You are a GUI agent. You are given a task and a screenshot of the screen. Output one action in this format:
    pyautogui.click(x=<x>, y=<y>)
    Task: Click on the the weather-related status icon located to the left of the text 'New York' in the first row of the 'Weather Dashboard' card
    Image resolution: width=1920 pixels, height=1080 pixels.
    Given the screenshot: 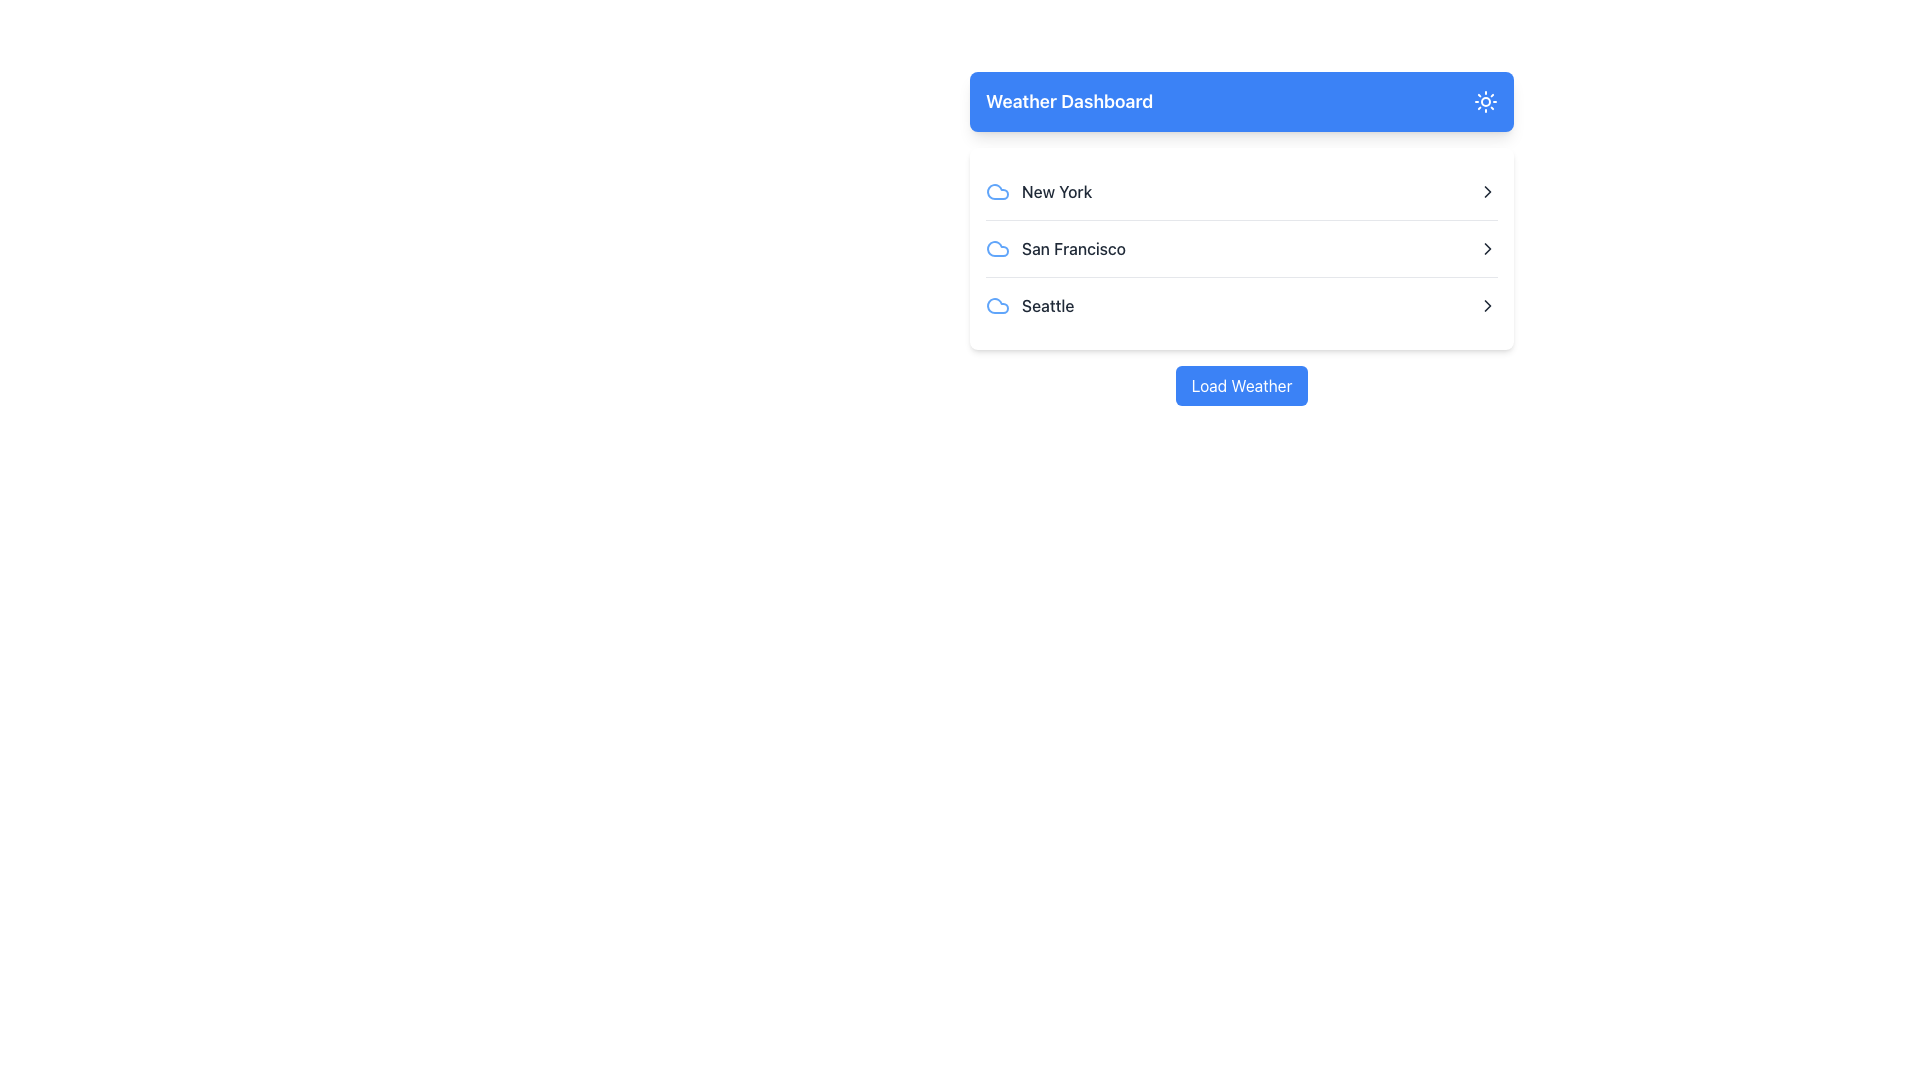 What is the action you would take?
    pyautogui.click(x=998, y=192)
    